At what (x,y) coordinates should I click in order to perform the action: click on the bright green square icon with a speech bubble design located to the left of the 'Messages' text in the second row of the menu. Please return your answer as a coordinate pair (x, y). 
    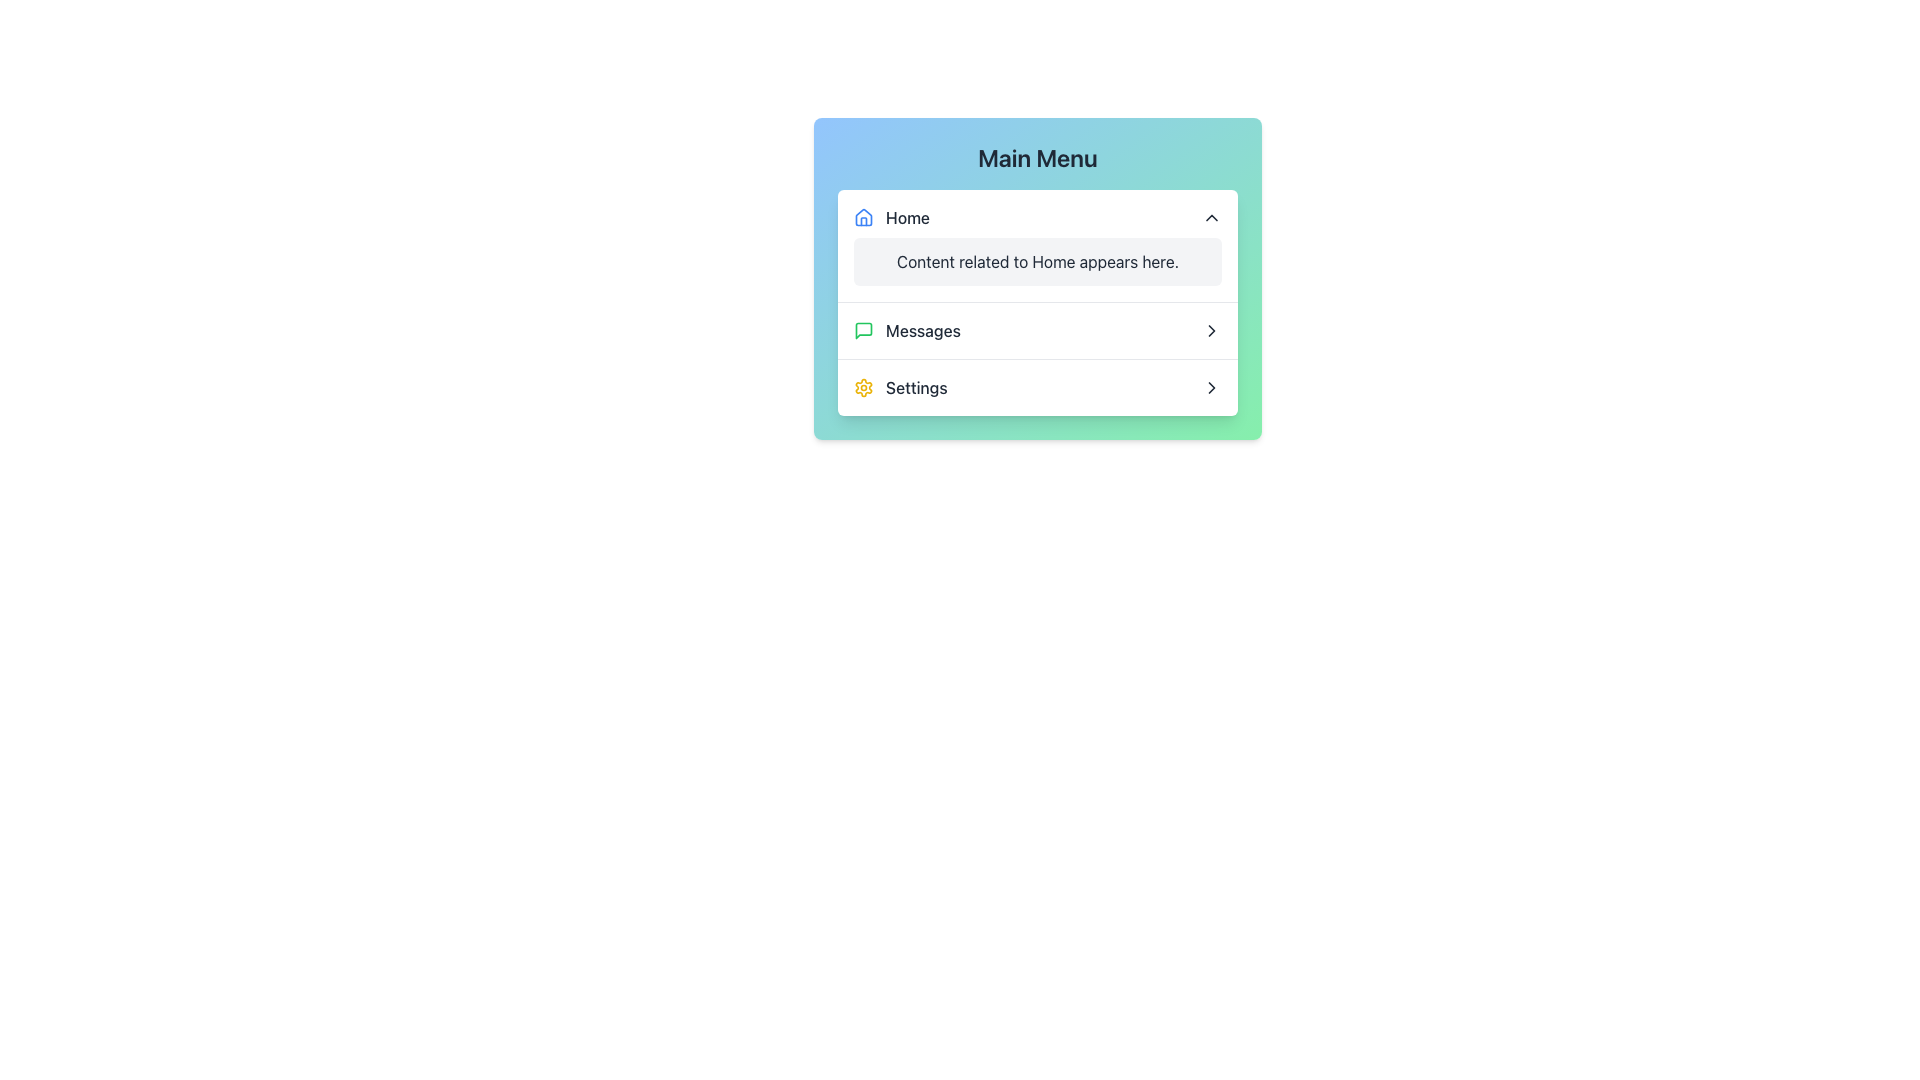
    Looking at the image, I should click on (864, 330).